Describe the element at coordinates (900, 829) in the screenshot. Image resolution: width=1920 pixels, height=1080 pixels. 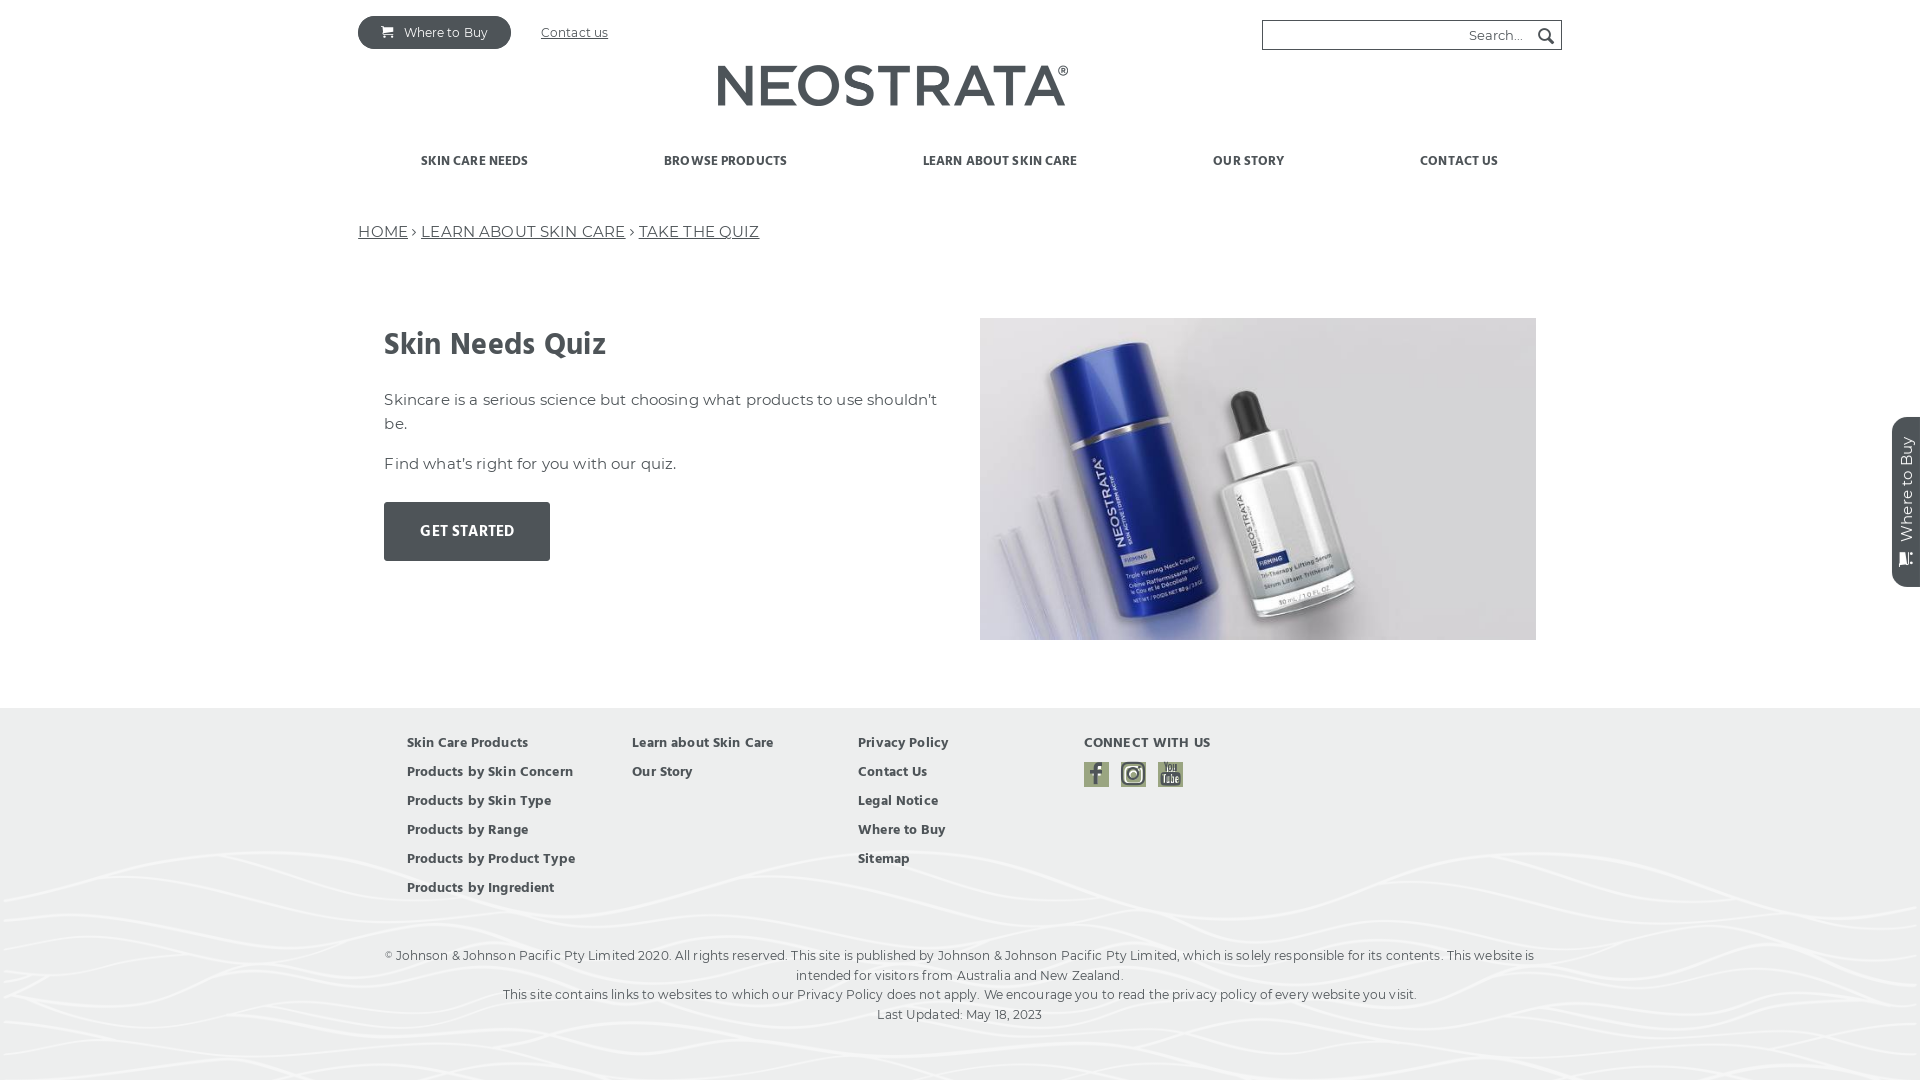
I see `'Where to Buy'` at that location.